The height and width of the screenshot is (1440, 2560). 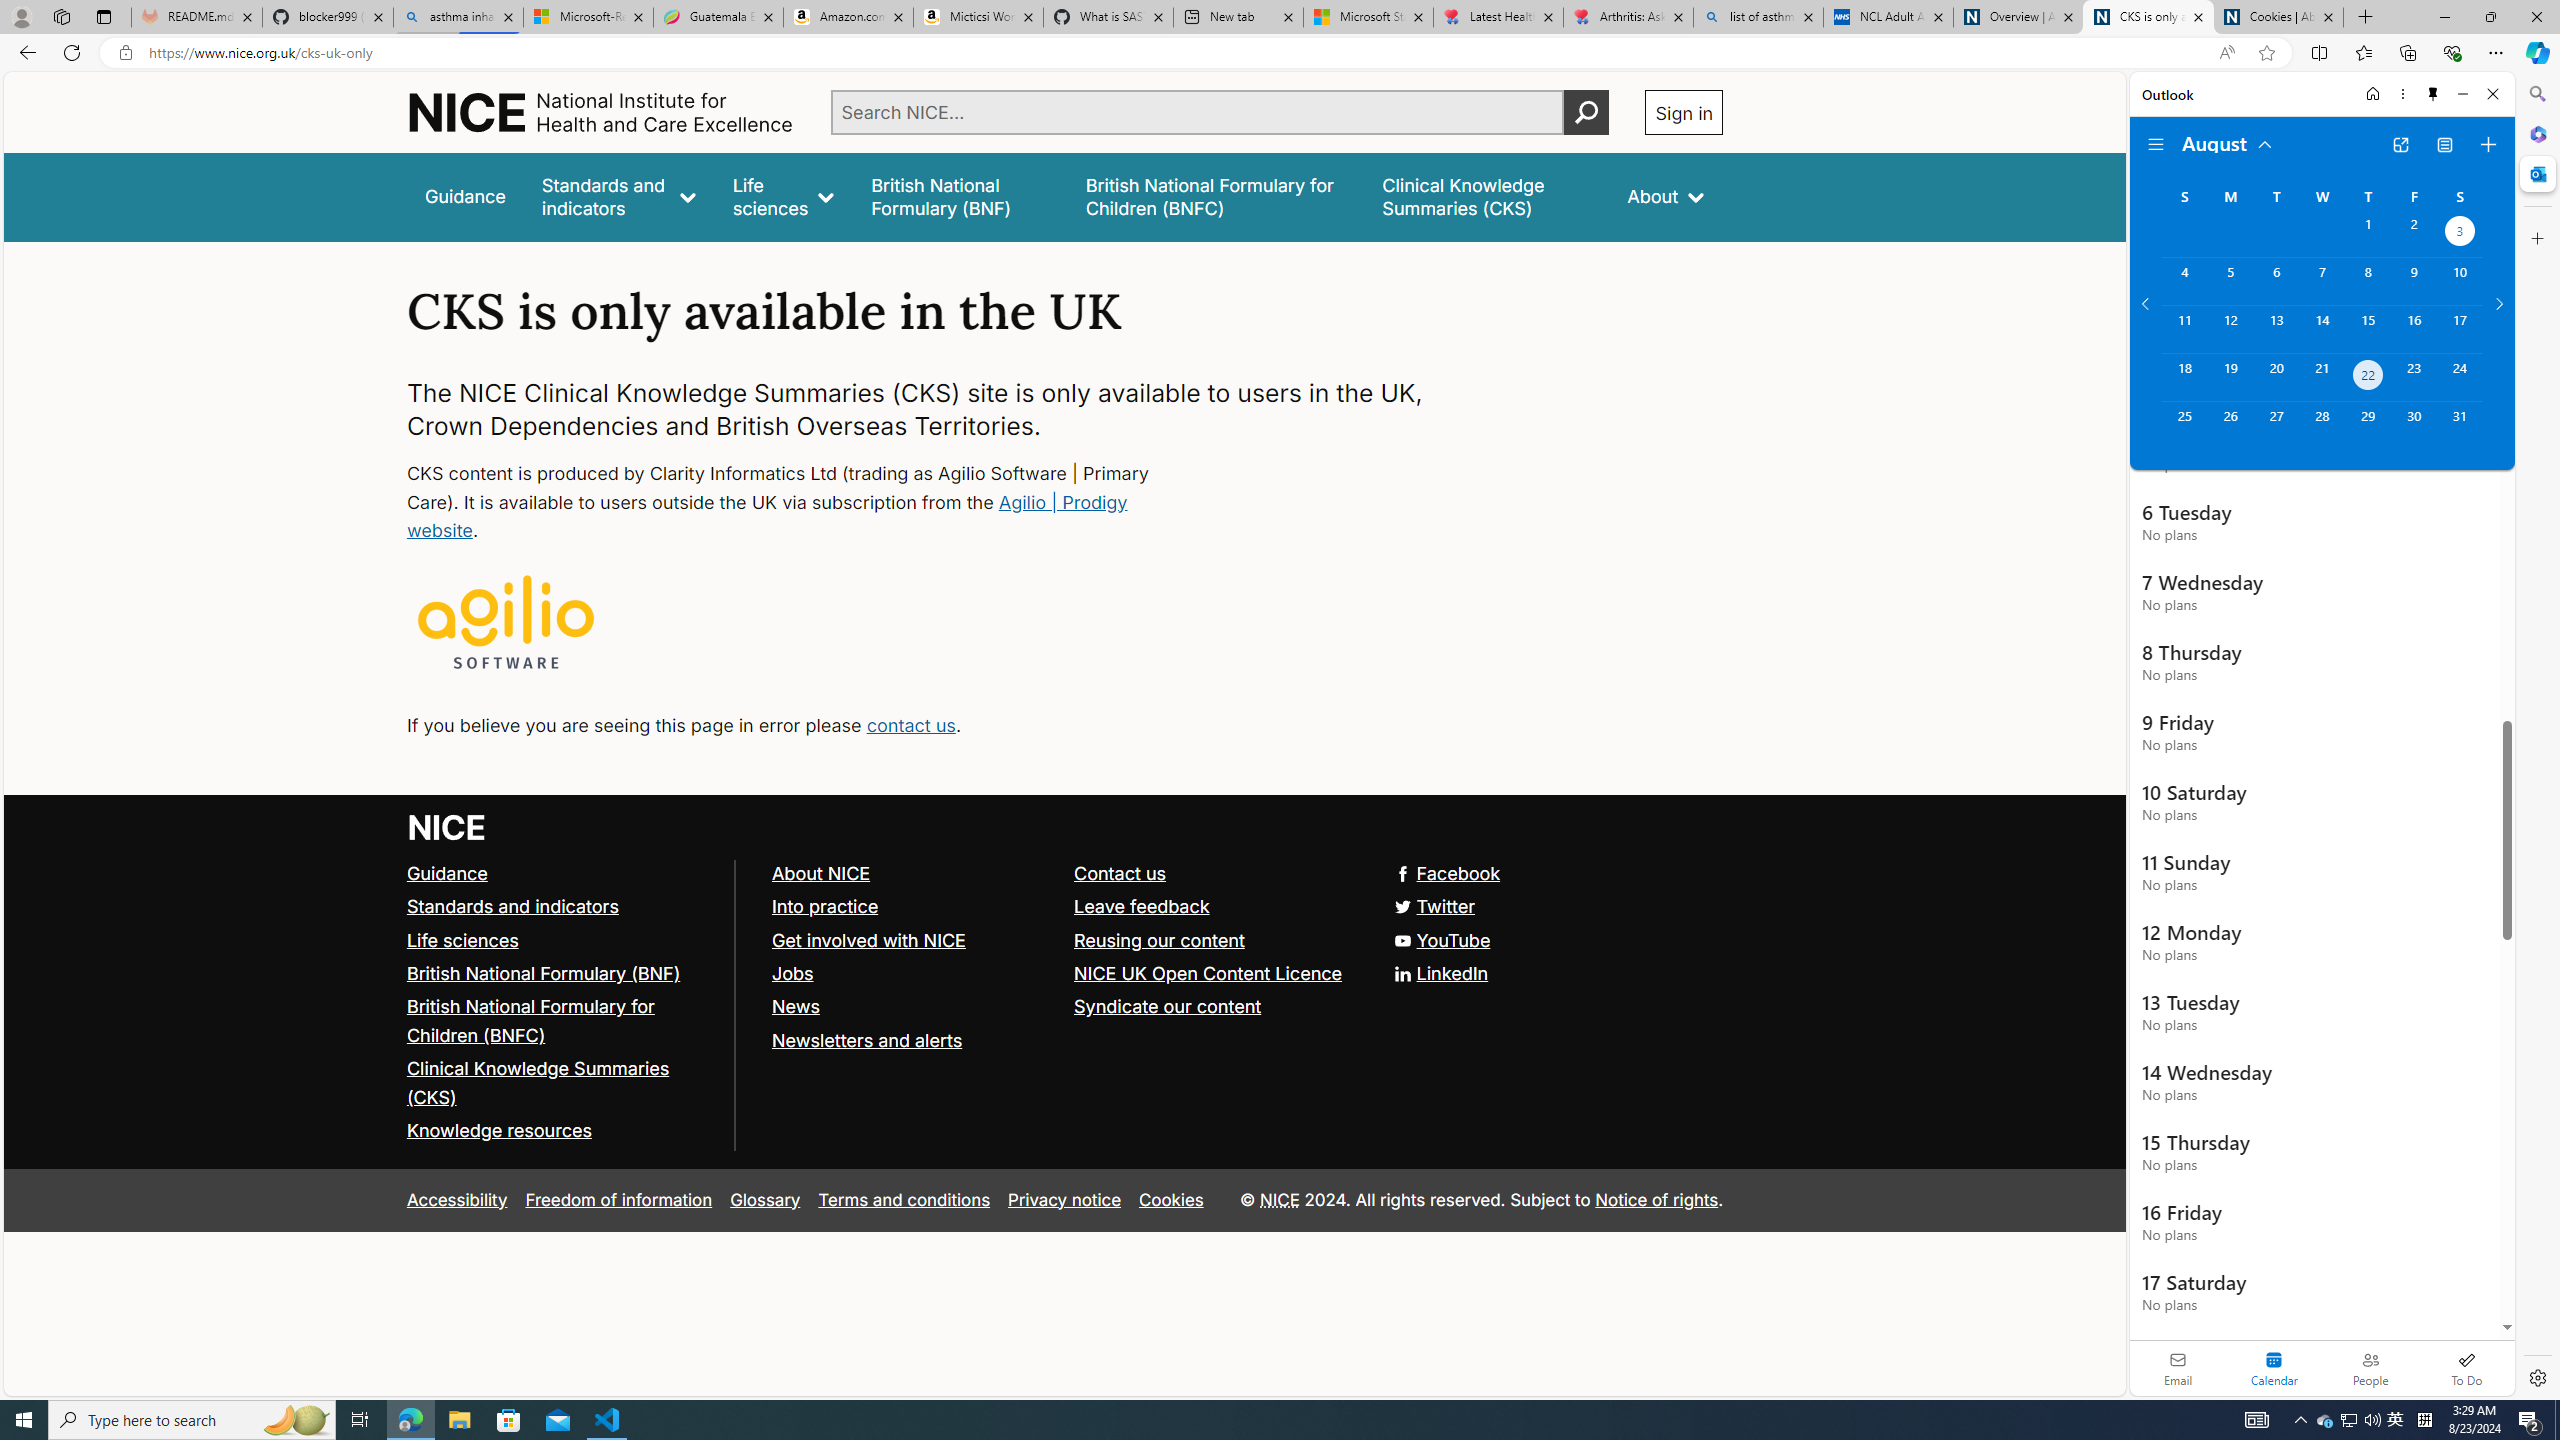 I want to click on 'Jobs', so click(x=912, y=973).